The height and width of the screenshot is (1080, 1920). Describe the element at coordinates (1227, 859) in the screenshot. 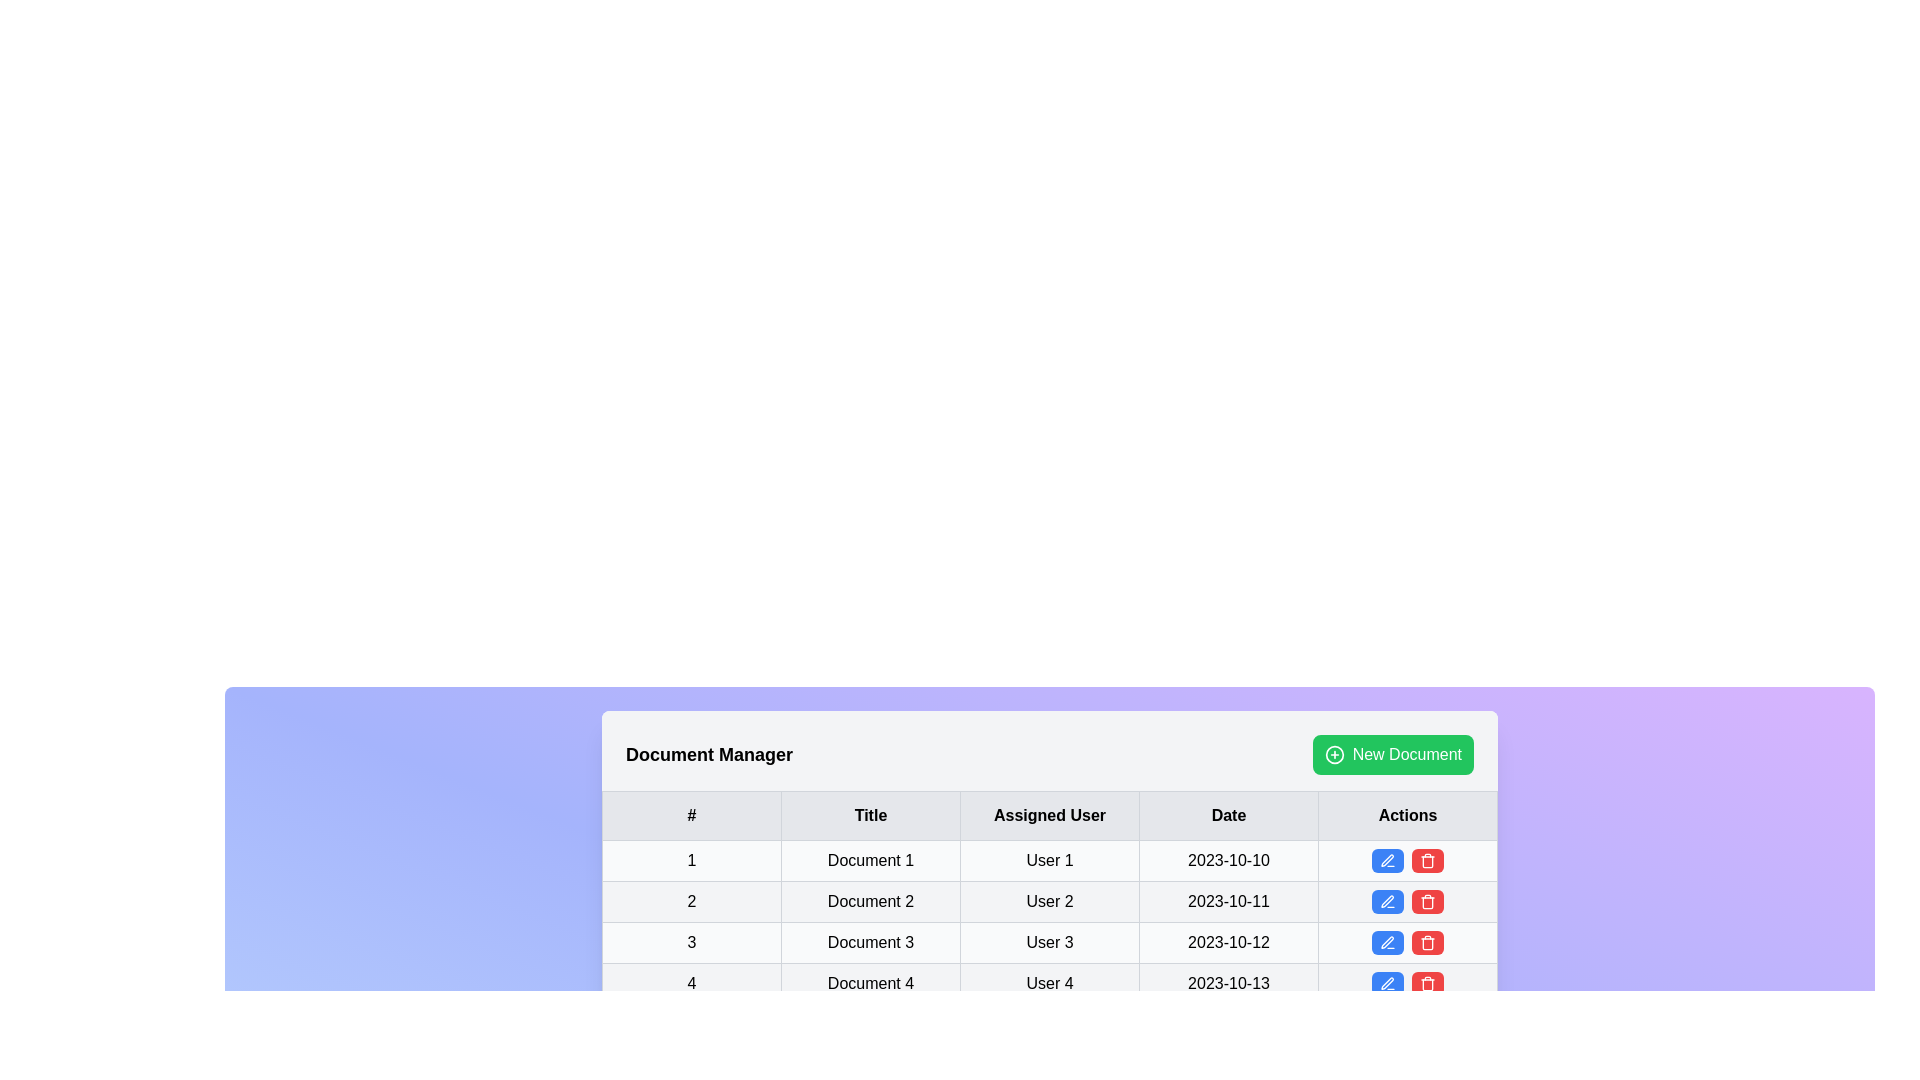

I see `the text component displaying the date '2023-10-10' in the 'Date' column of the Document Manager table` at that location.